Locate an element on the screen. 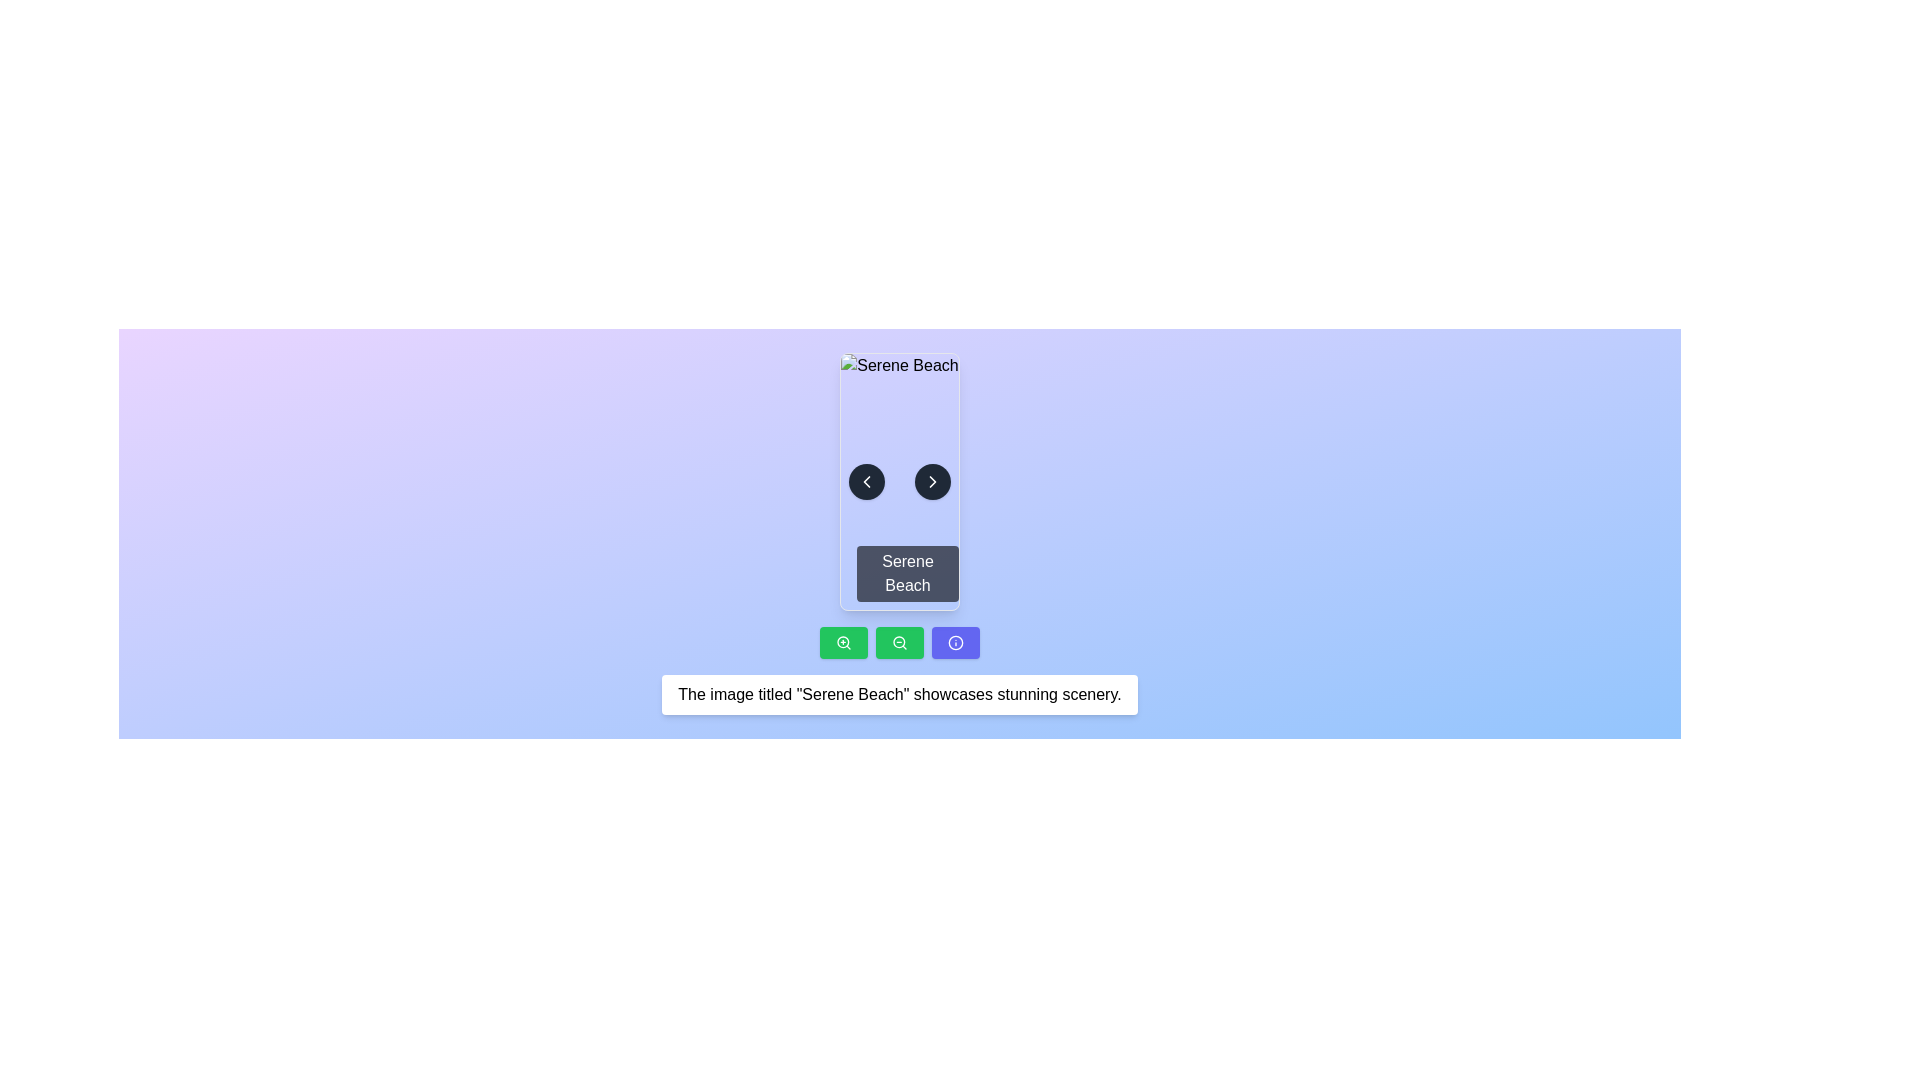  the backward navigation chevron icon is located at coordinates (867, 482).